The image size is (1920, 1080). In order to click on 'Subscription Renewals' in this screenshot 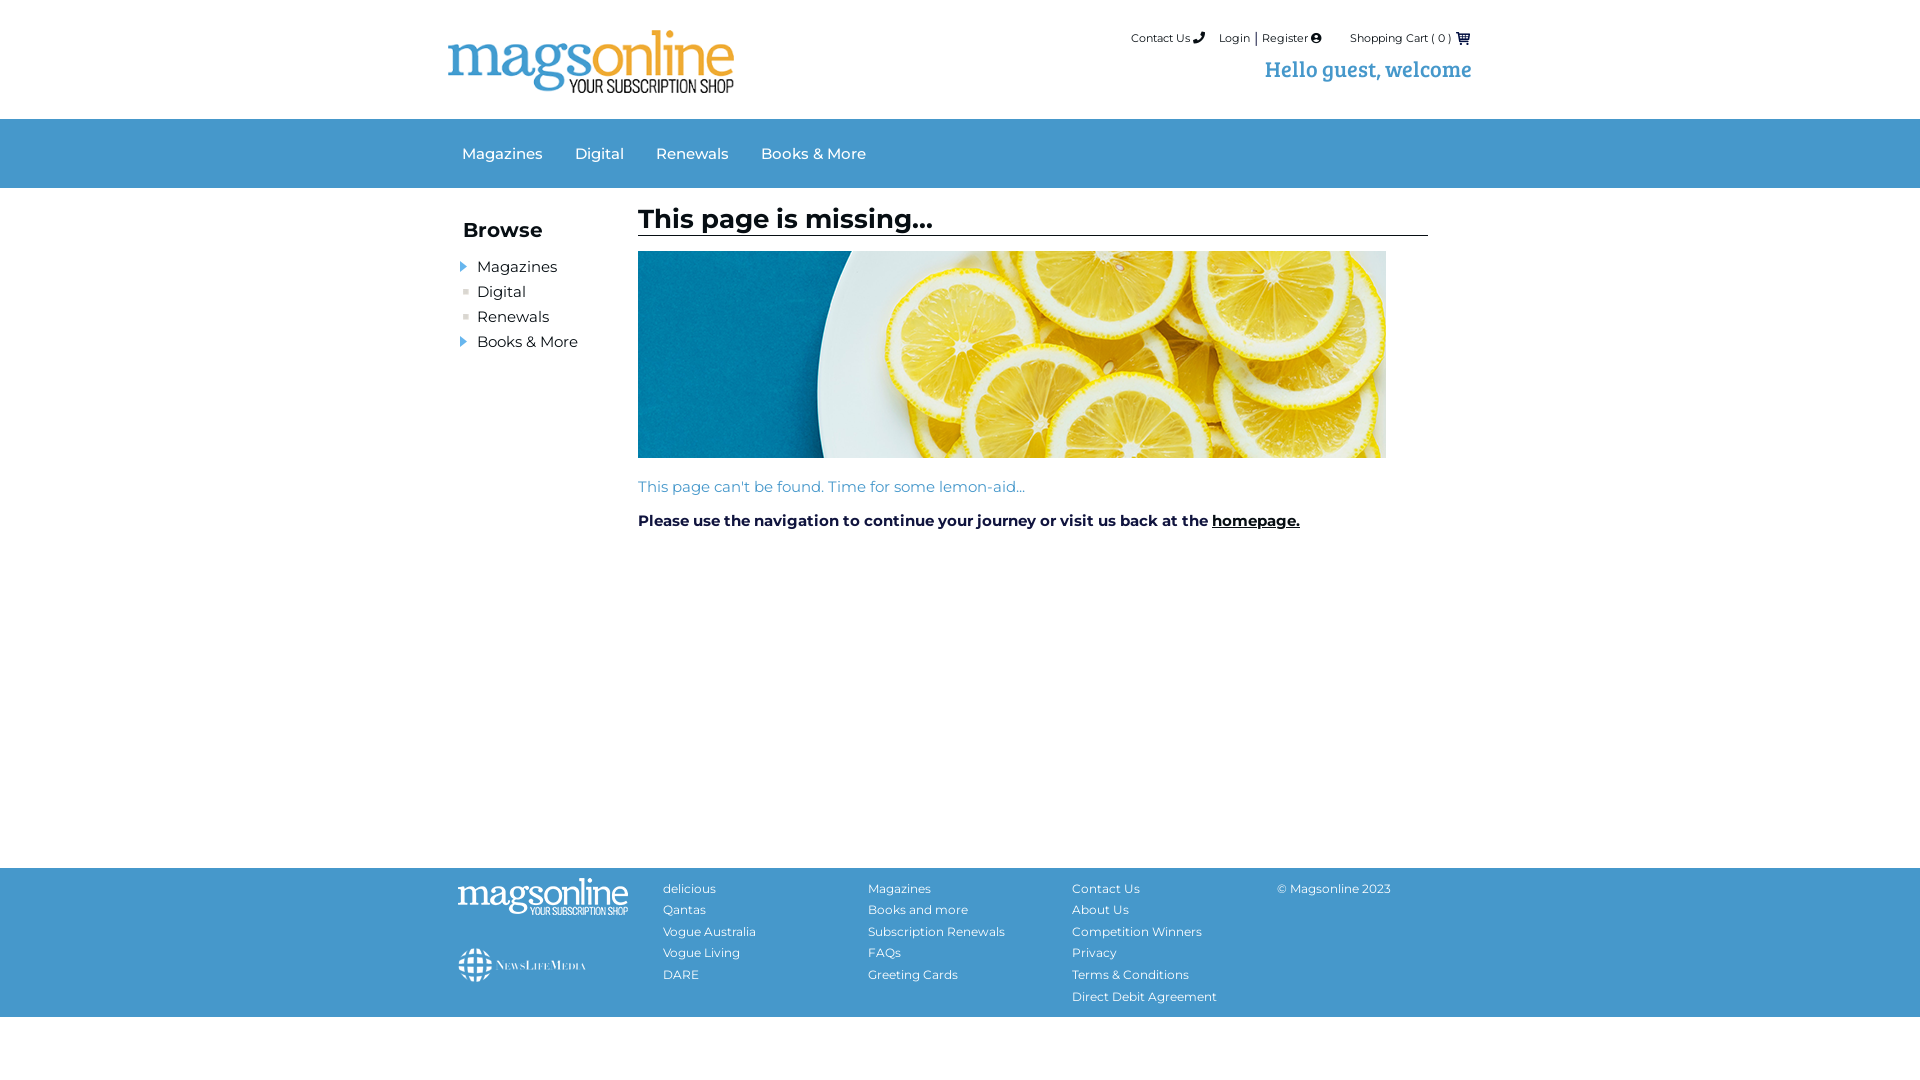, I will do `click(868, 931)`.